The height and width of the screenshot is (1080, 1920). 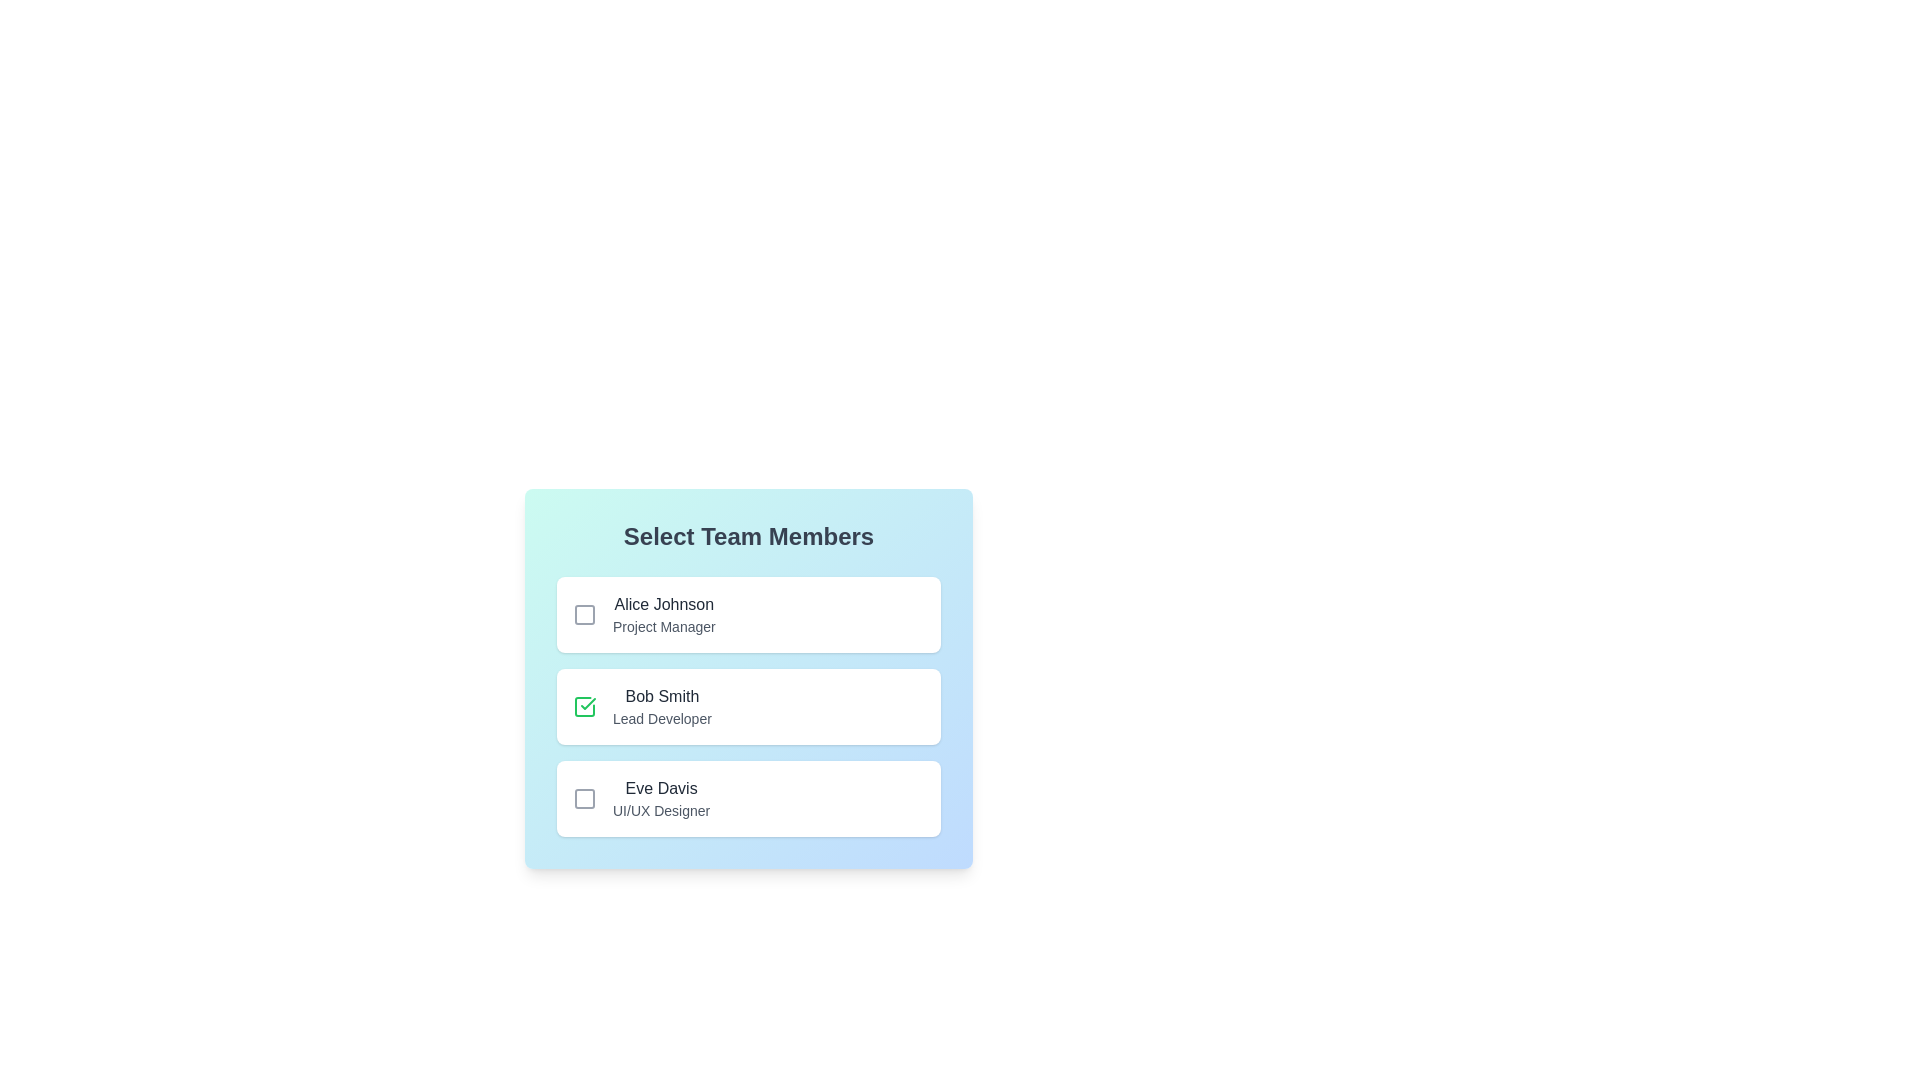 I want to click on text label displaying 'Lead Developer' located beneath 'Bob Smith' in the 'Select Team Members' interface, so click(x=662, y=717).